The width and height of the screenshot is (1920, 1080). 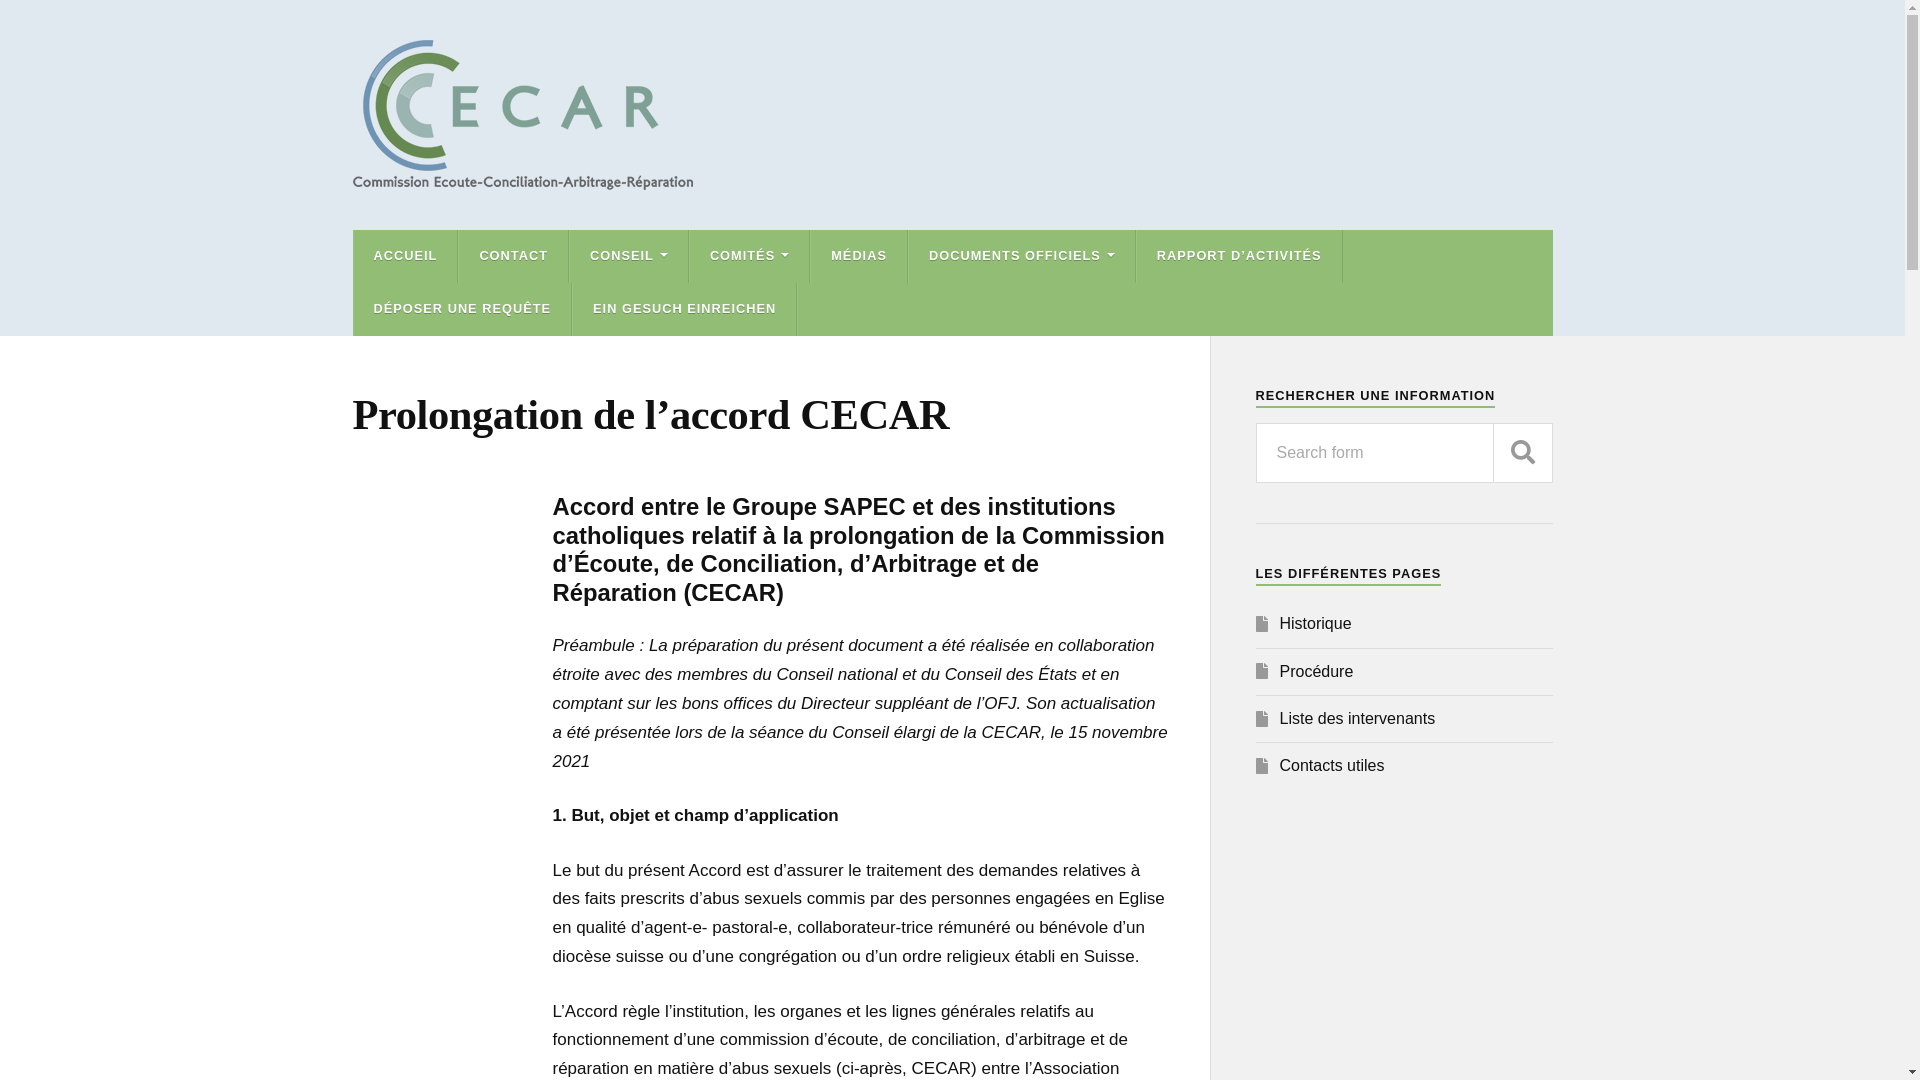 I want to click on 'DOCUMENTS OFFICIELS', so click(x=1022, y=255).